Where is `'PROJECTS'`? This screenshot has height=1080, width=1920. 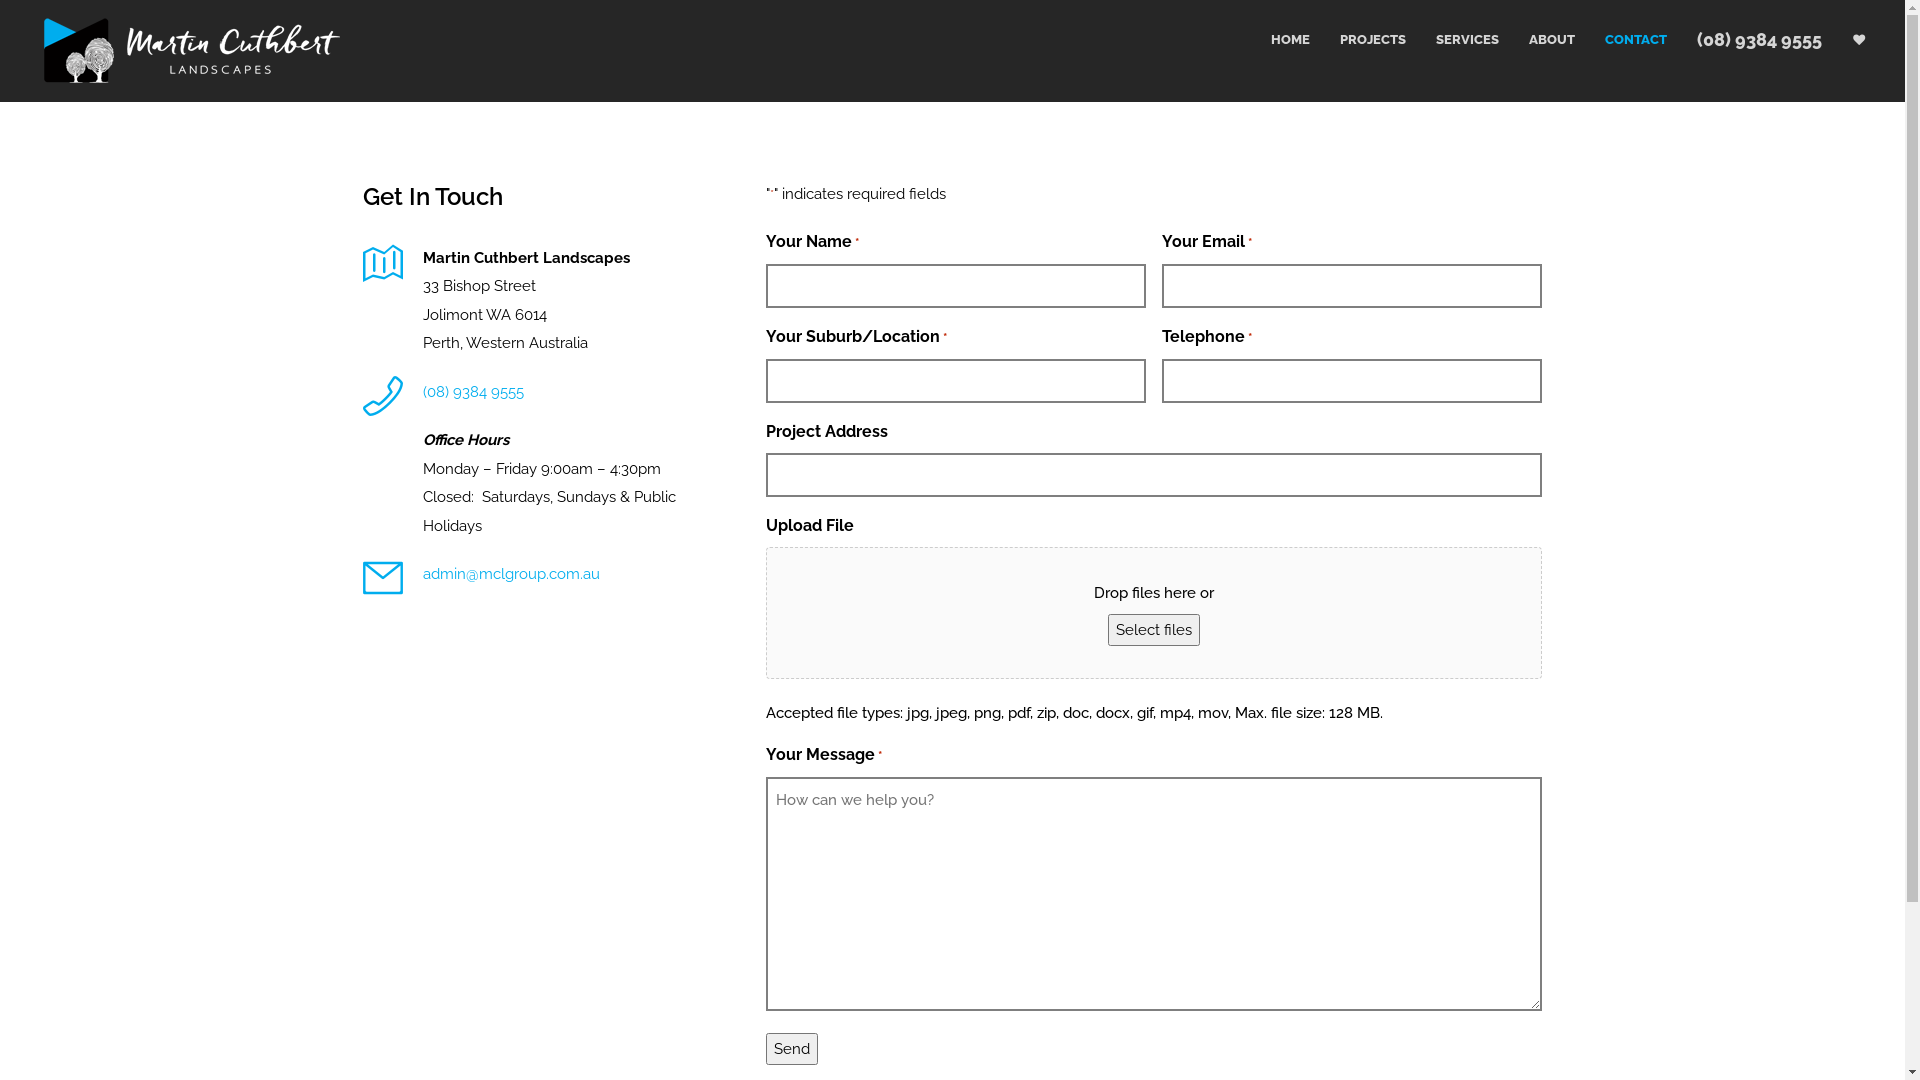
'PROJECTS' is located at coordinates (1358, 39).